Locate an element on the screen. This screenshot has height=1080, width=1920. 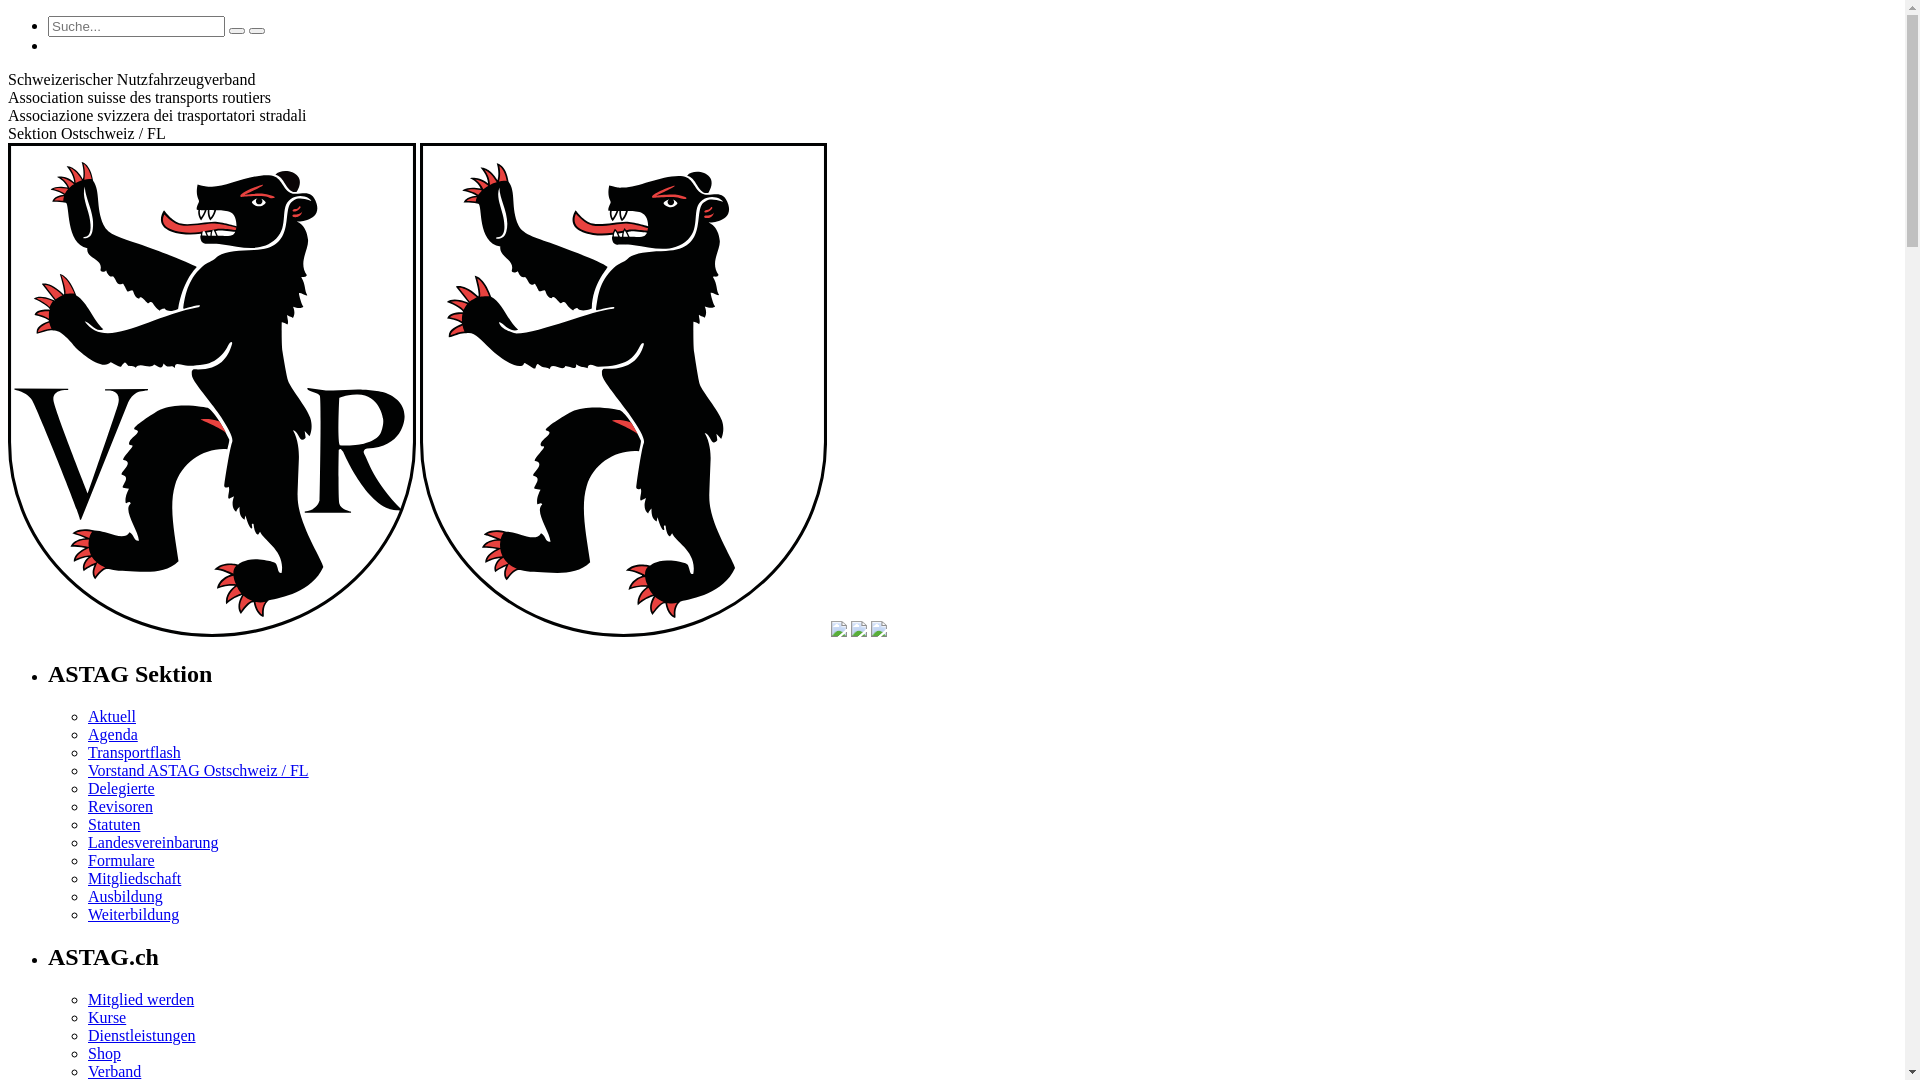
'Mitglied werden' is located at coordinates (139, 999).